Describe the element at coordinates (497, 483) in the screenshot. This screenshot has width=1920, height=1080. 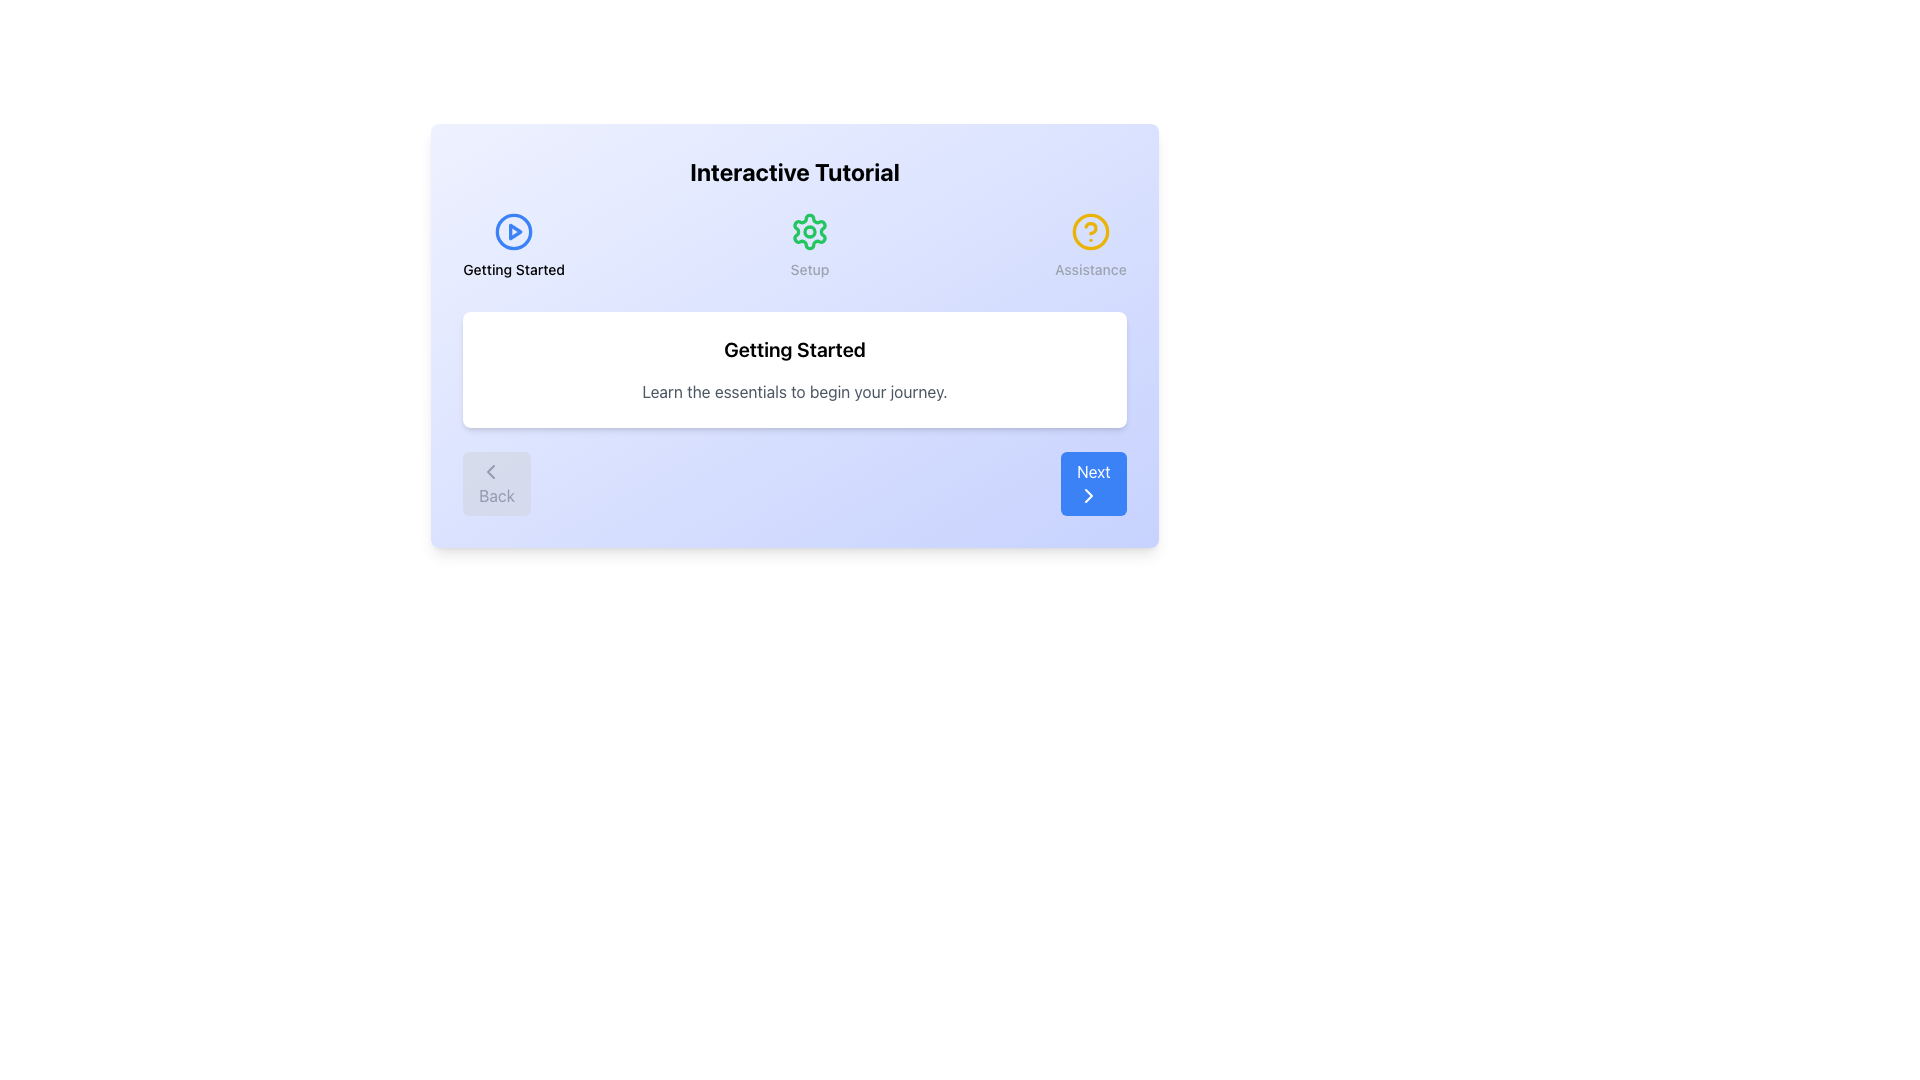
I see `the leftmost button at the bottom of the card interface` at that location.